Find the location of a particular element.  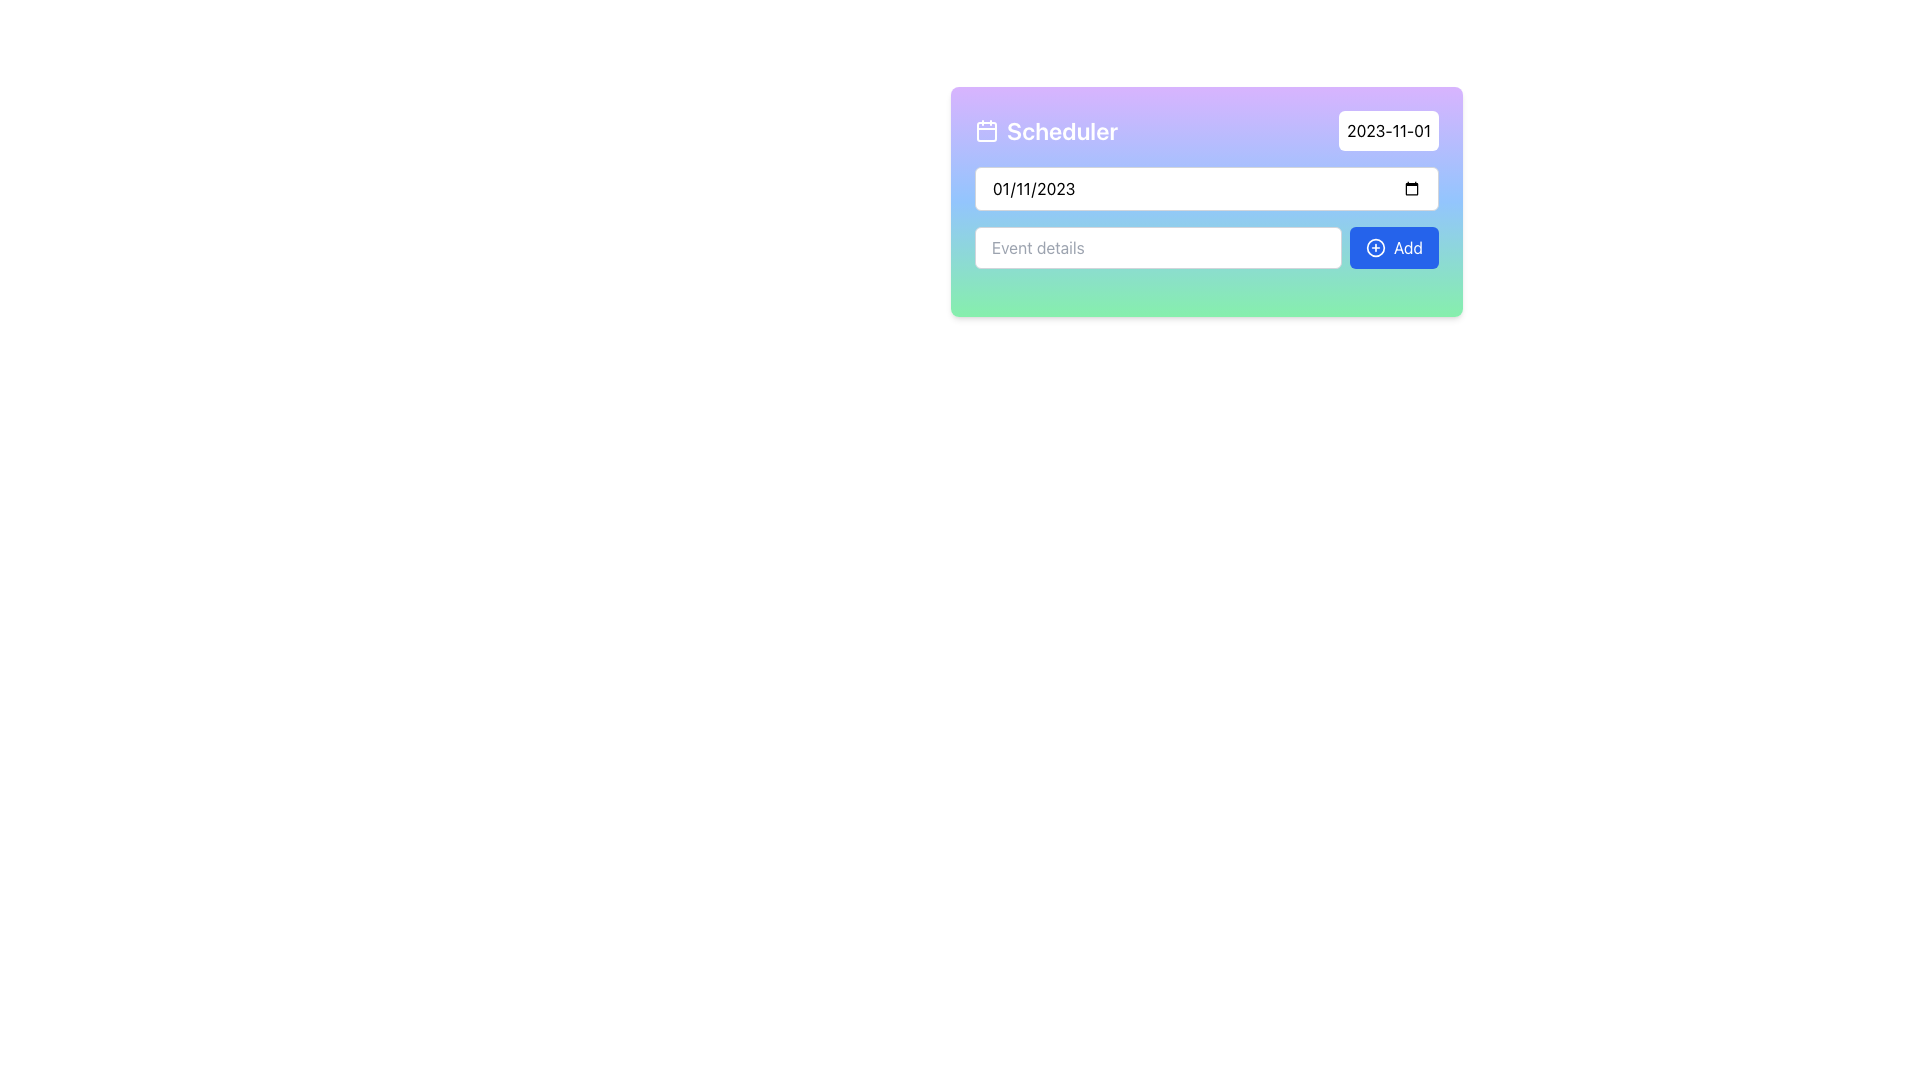

the circular icon with a plus sign inscribed in its center, located to the left of the 'Add' text in the bottom-right area of the gradient background scheduler interface is located at coordinates (1375, 246).